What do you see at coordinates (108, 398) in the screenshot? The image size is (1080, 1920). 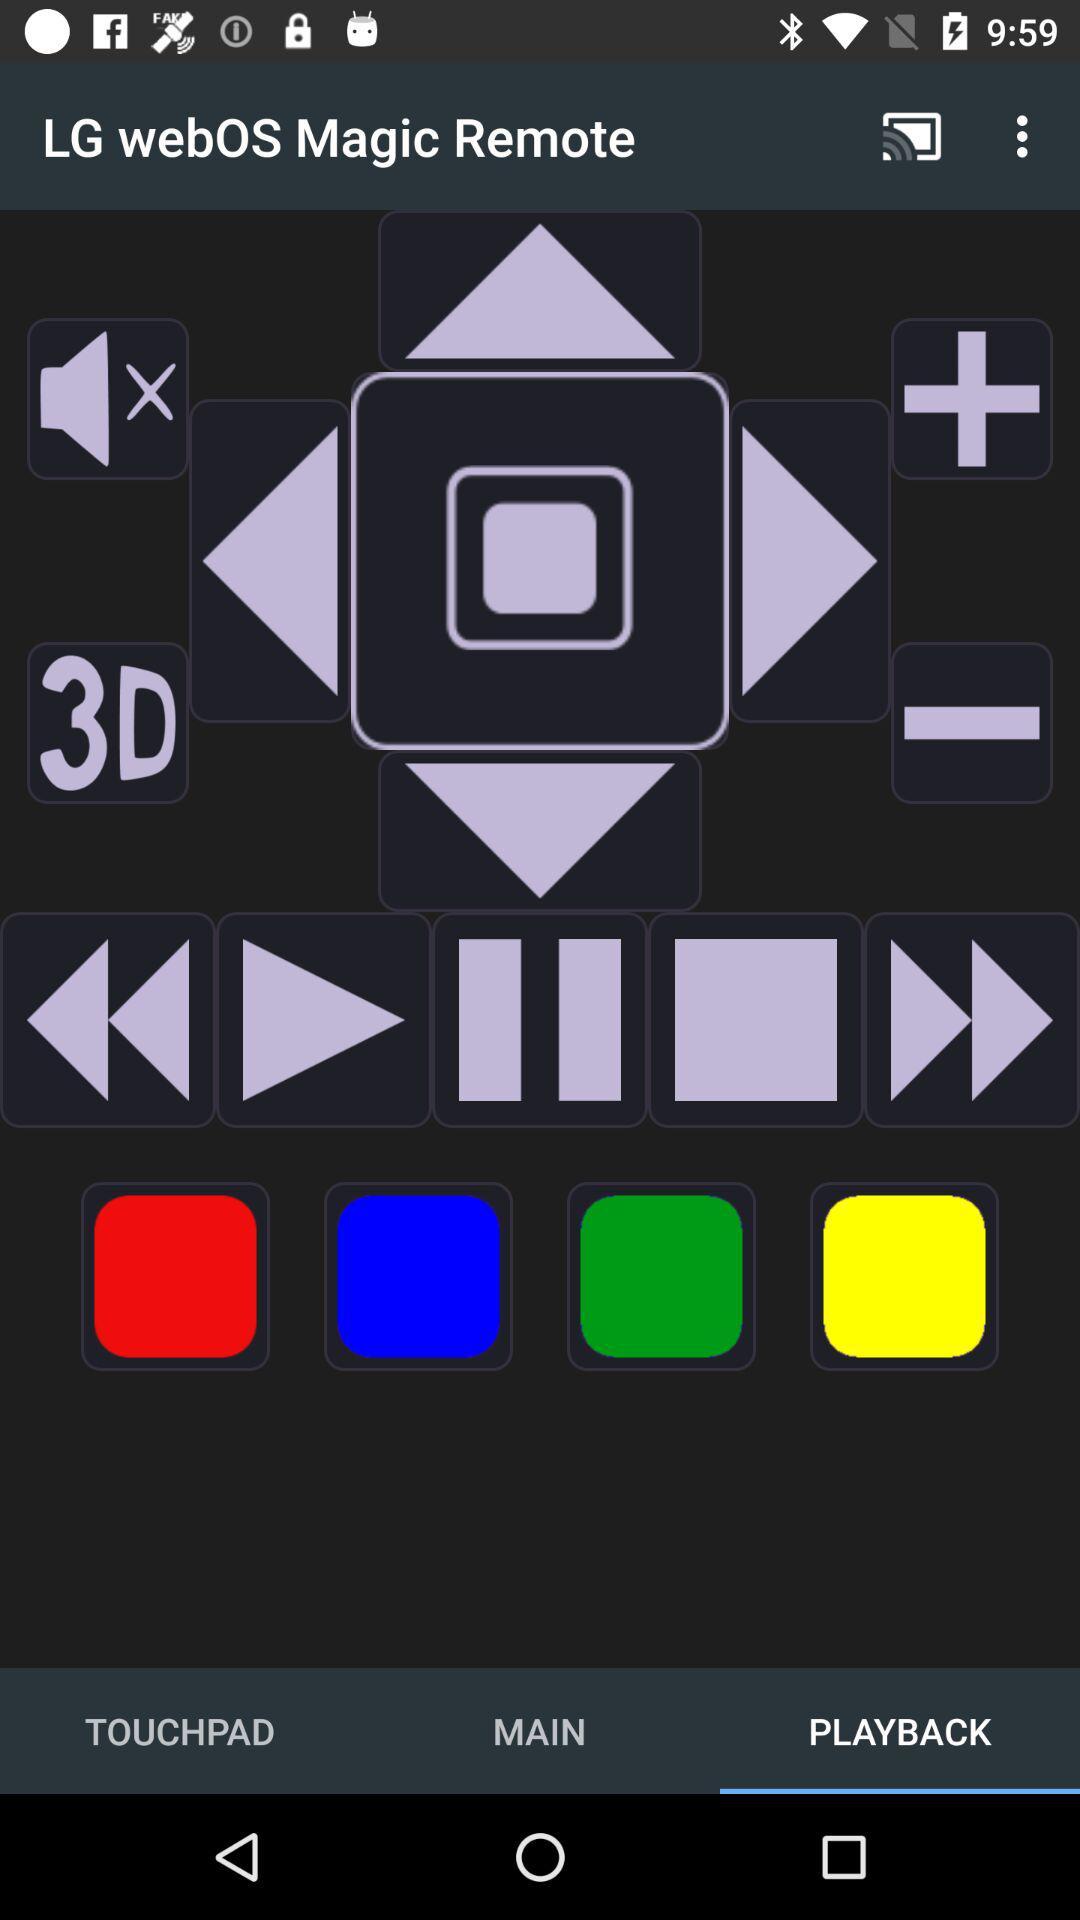 I see `the volume icon` at bounding box center [108, 398].